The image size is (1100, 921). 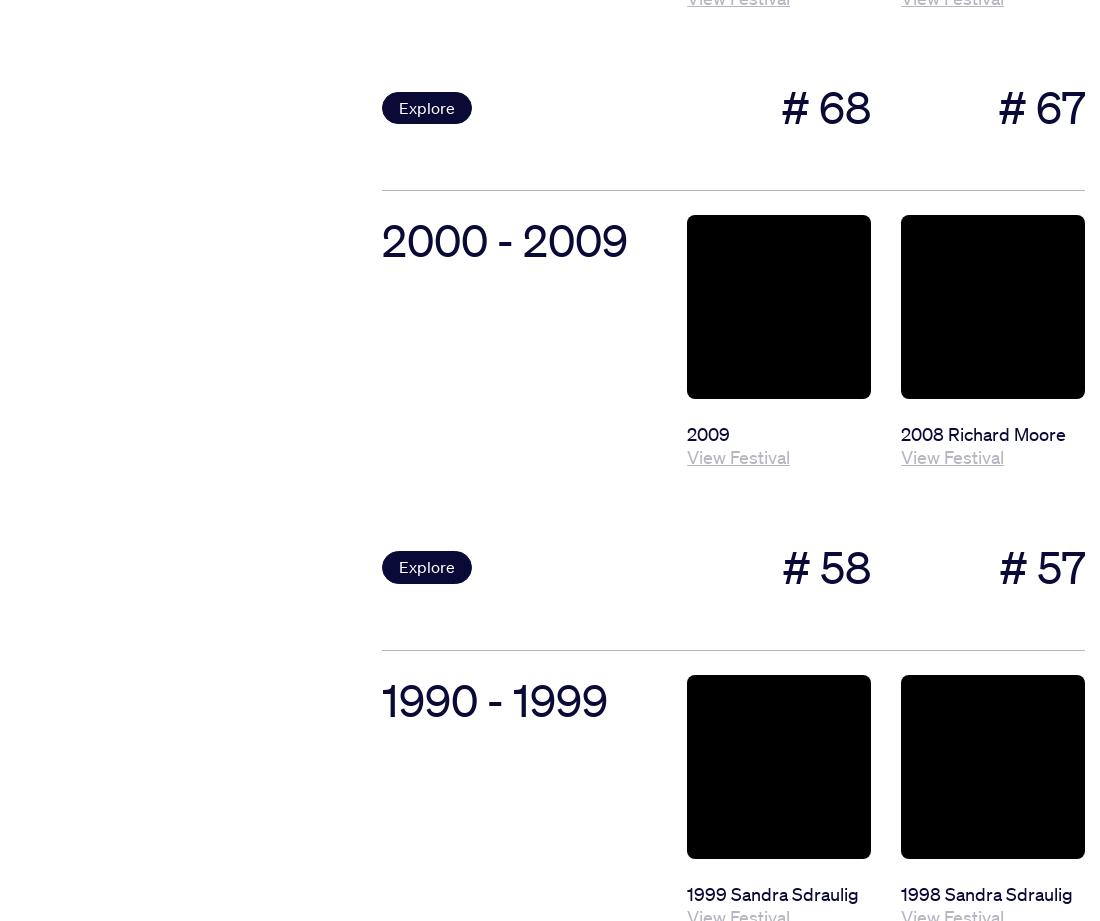 I want to click on '2008 Richard Moore', so click(x=982, y=432).